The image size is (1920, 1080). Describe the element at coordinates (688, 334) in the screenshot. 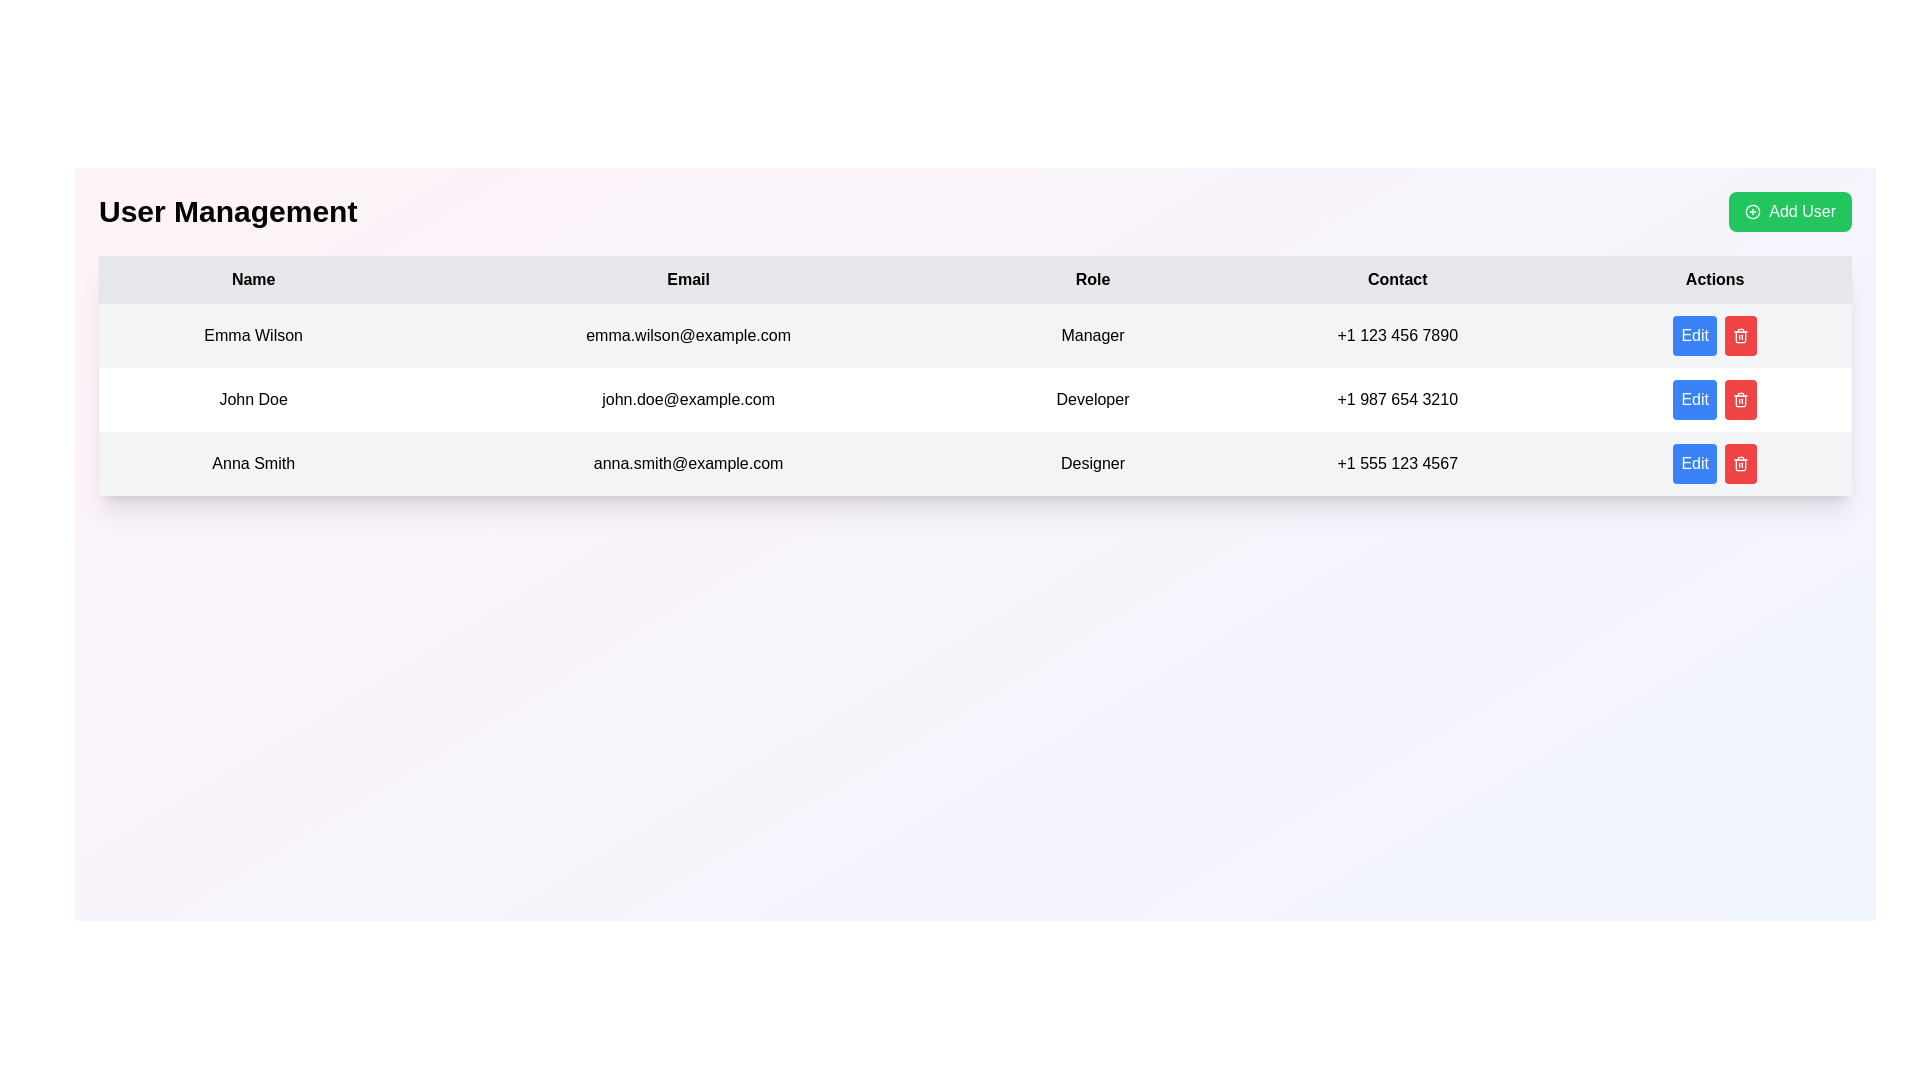

I see `the text label displaying the email address for the user 'Emma Wilson' in the User Management table` at that location.